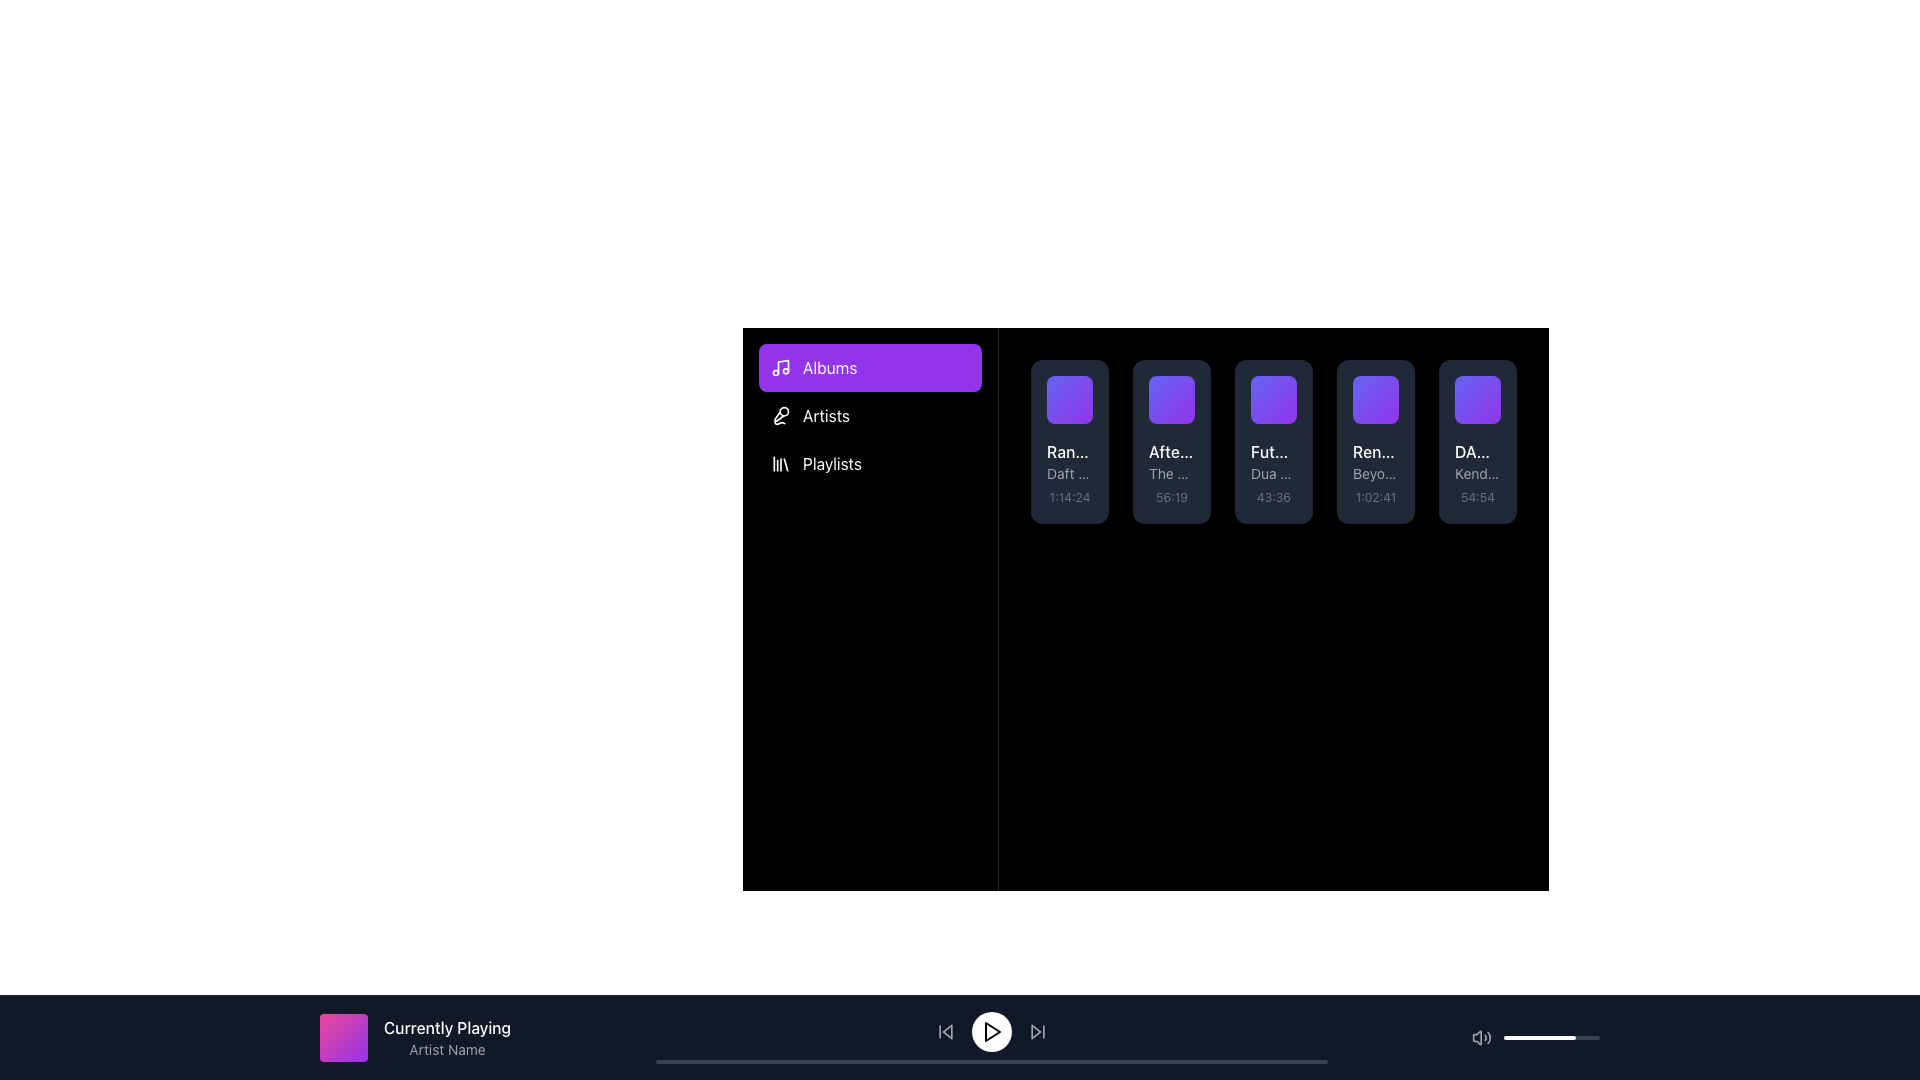 Image resolution: width=1920 pixels, height=1080 pixels. Describe the element at coordinates (1182, 388) in the screenshot. I see `the heart icon with a black semi-transparent background and a white heart symbol located at the upper-right corner of the 'After Hours' album card to mark it as a favorite` at that location.